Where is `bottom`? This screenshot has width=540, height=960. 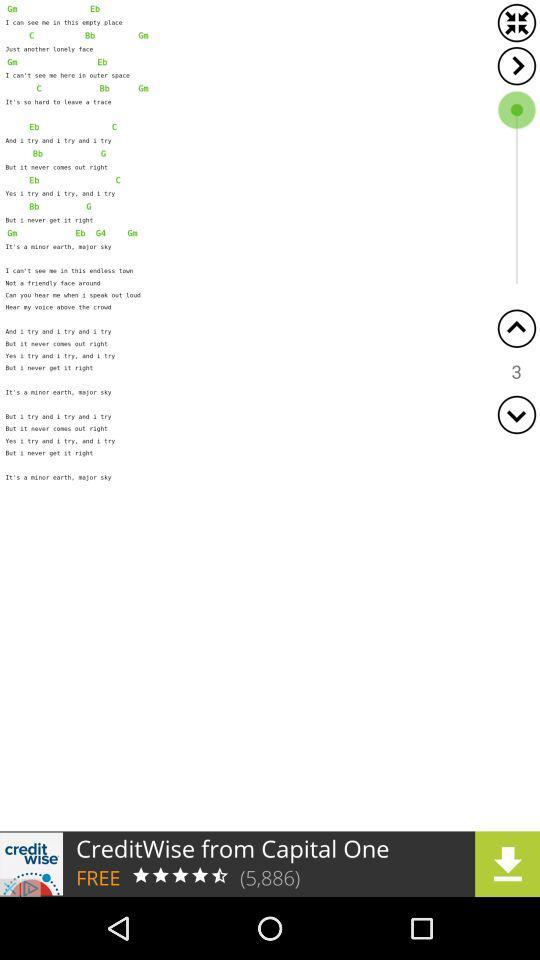 bottom is located at coordinates (516, 413).